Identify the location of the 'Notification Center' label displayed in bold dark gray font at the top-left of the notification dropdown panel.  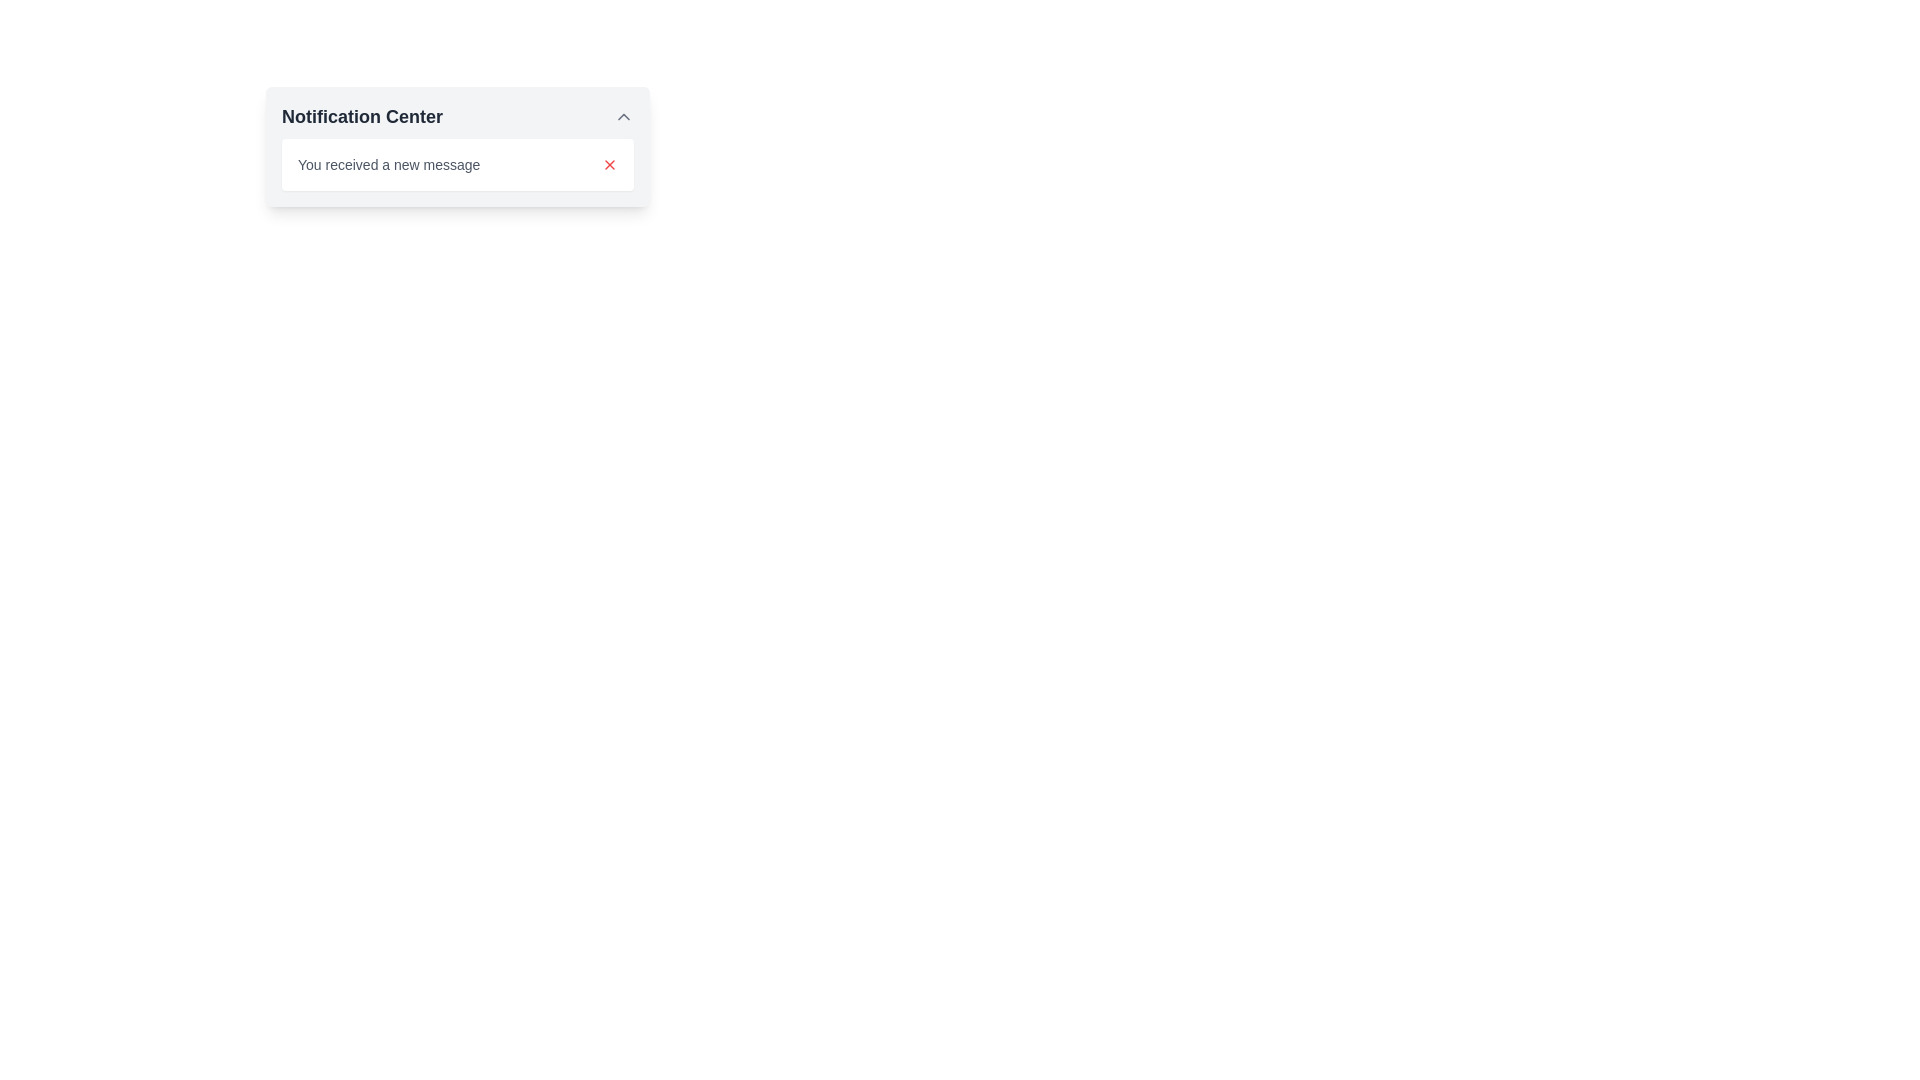
(362, 116).